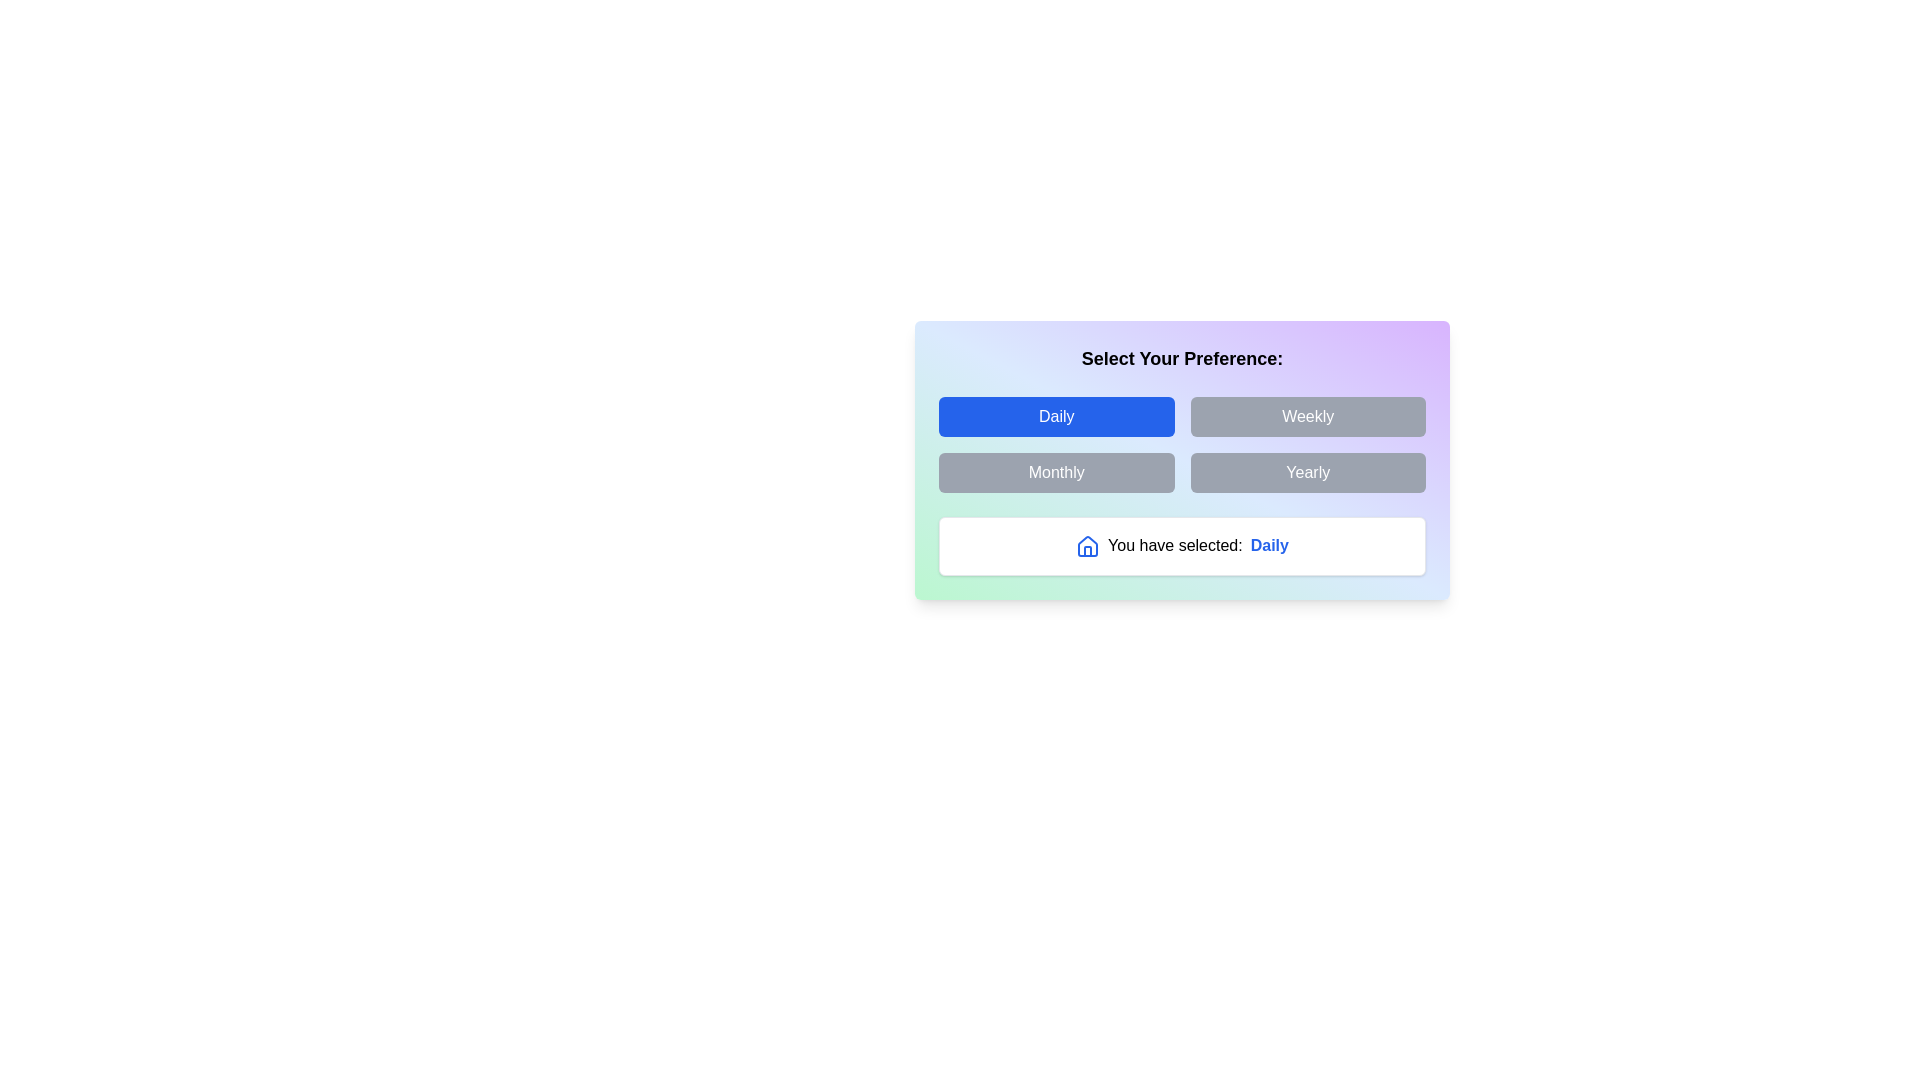 This screenshot has width=1920, height=1080. I want to click on the 'Weekly' button, which is a rectangular button with a light gray background and white centered text, located in the top-right section of a grid layout, so click(1308, 415).